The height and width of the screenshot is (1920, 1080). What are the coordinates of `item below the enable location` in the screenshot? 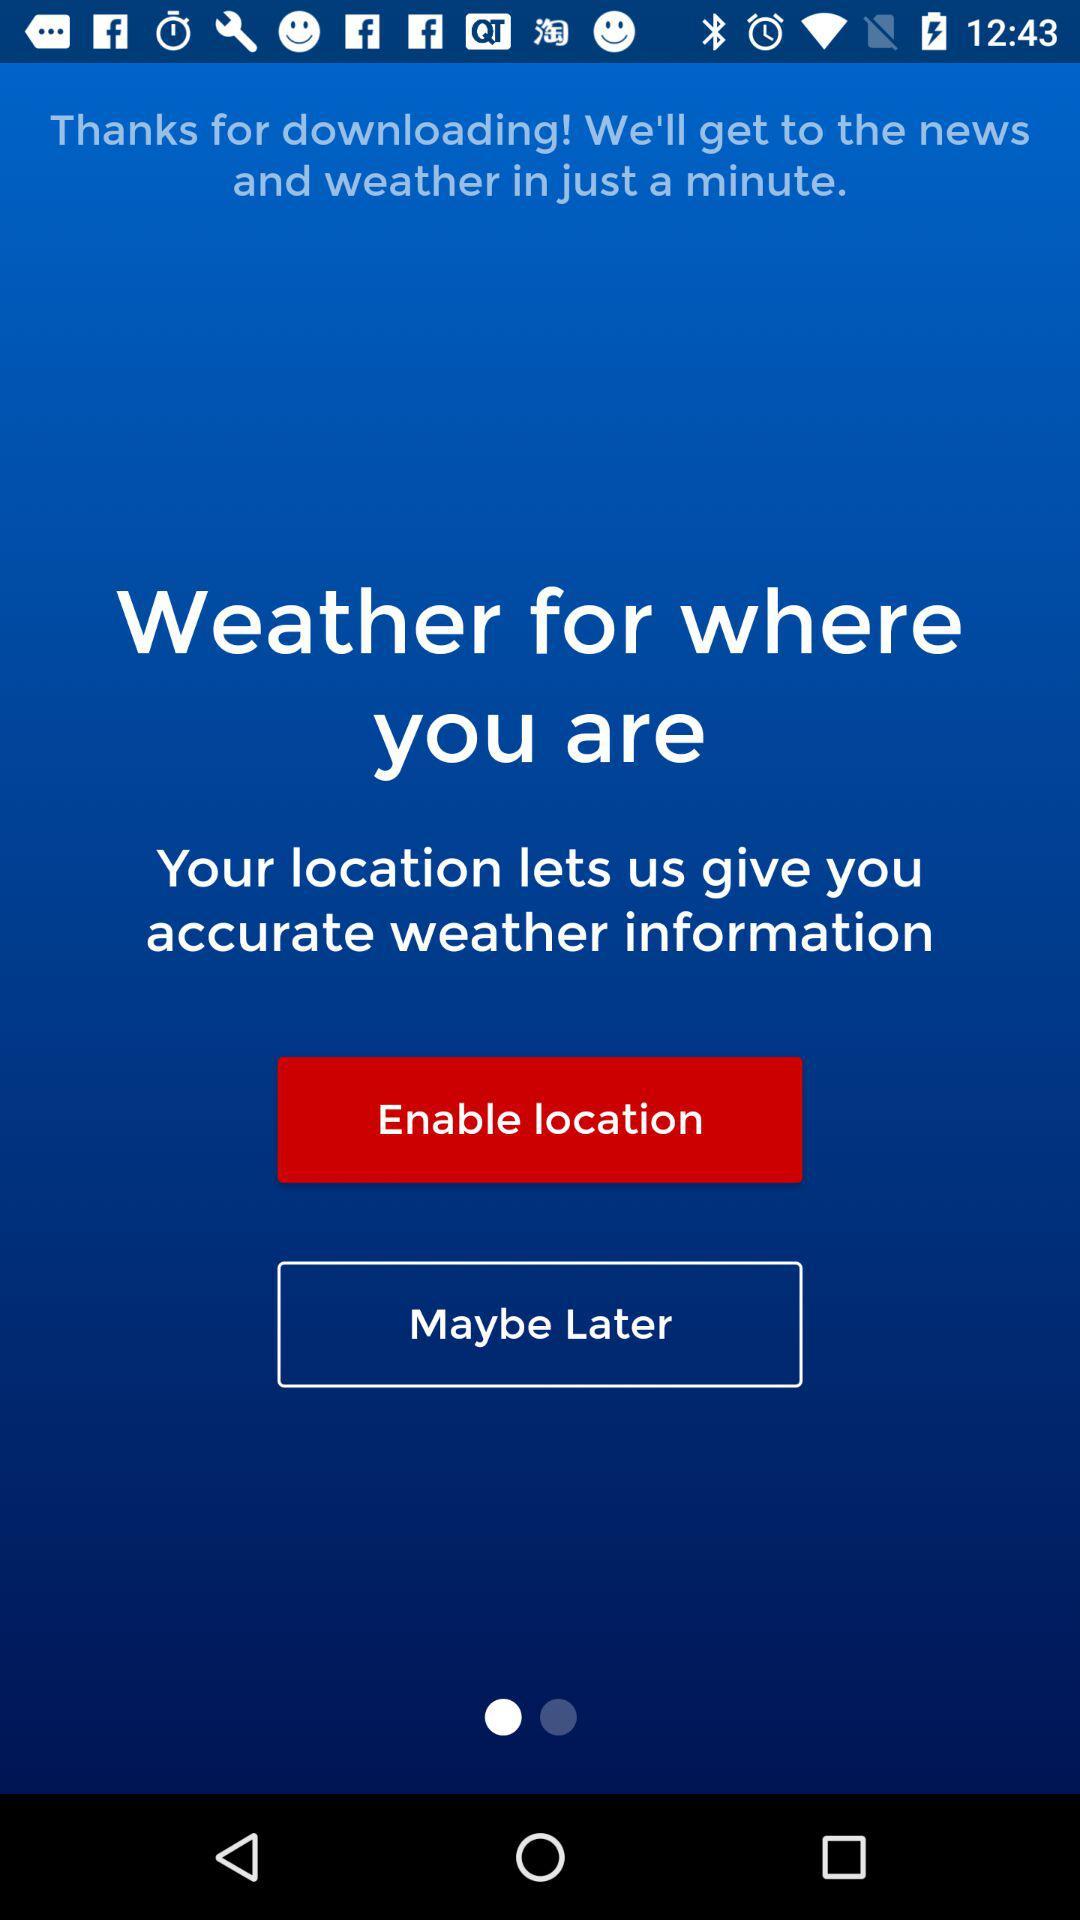 It's located at (540, 1324).